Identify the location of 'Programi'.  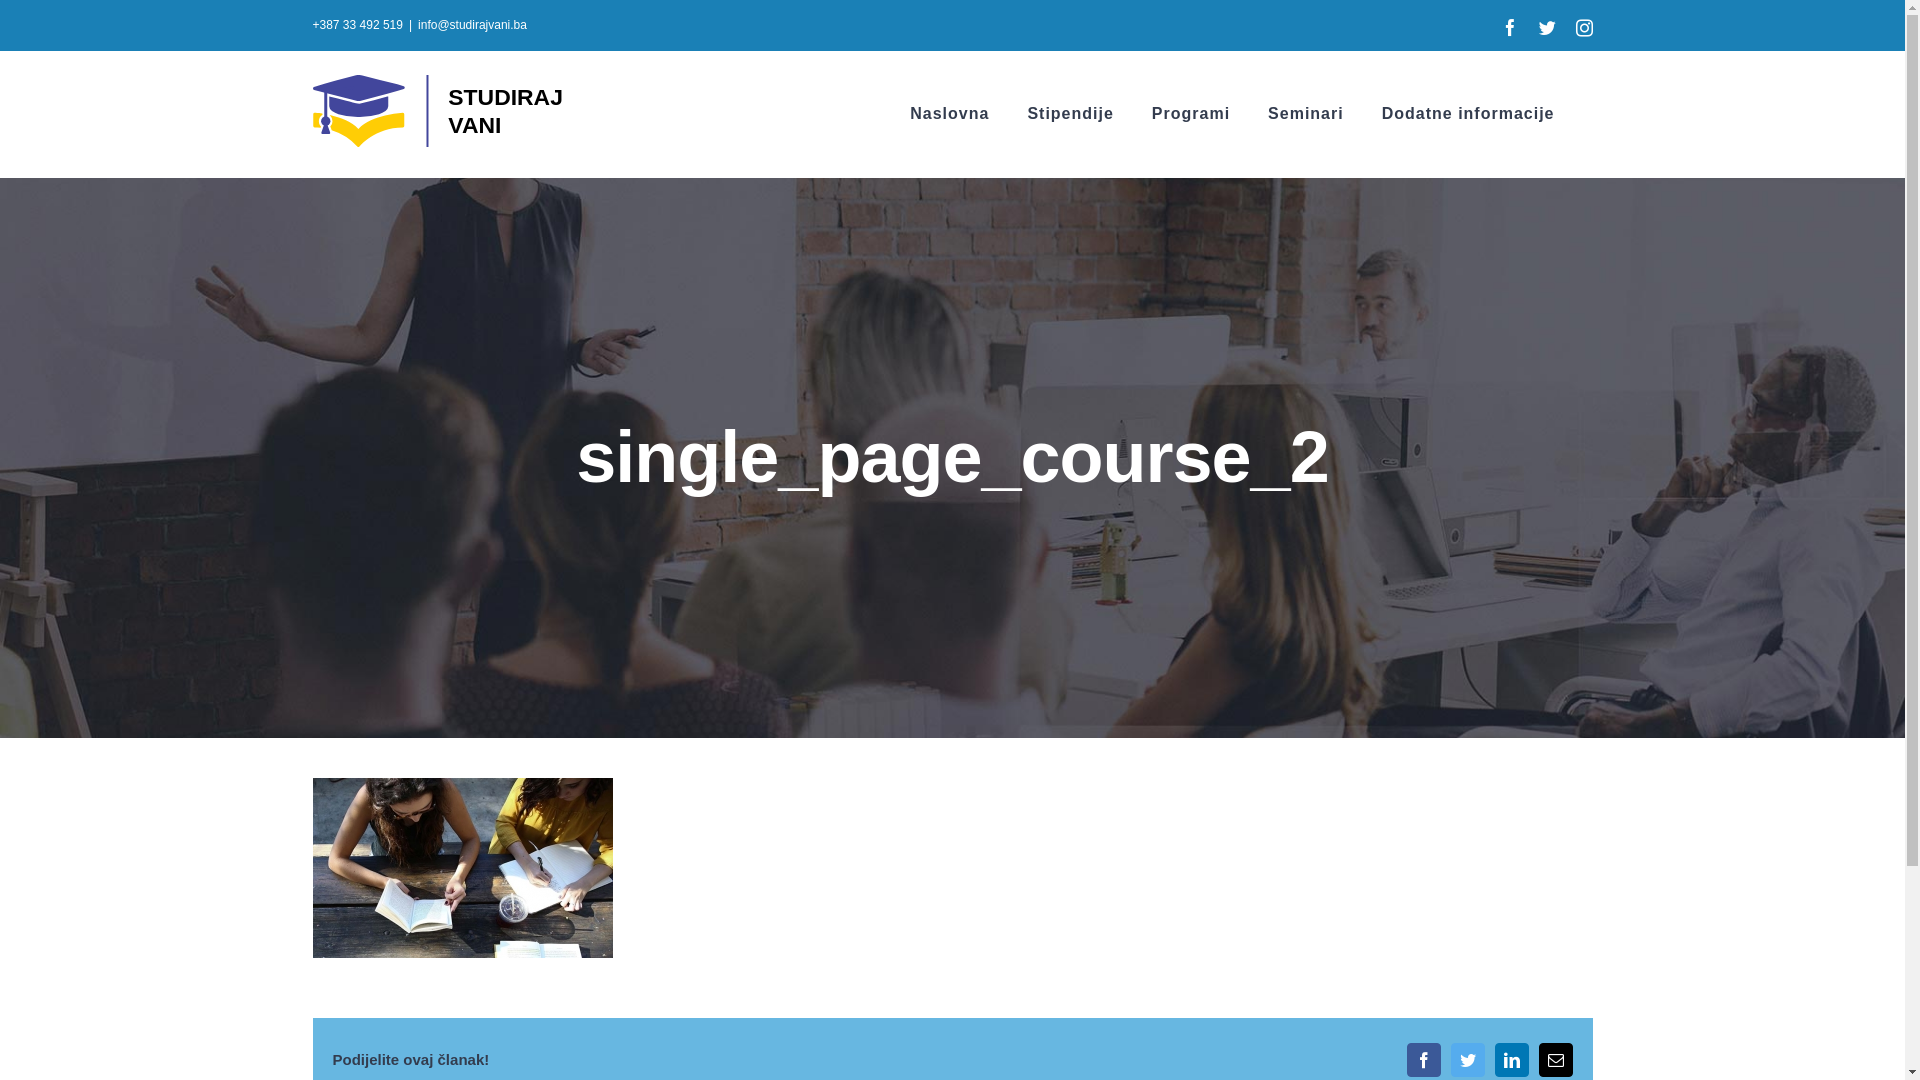
(1190, 114).